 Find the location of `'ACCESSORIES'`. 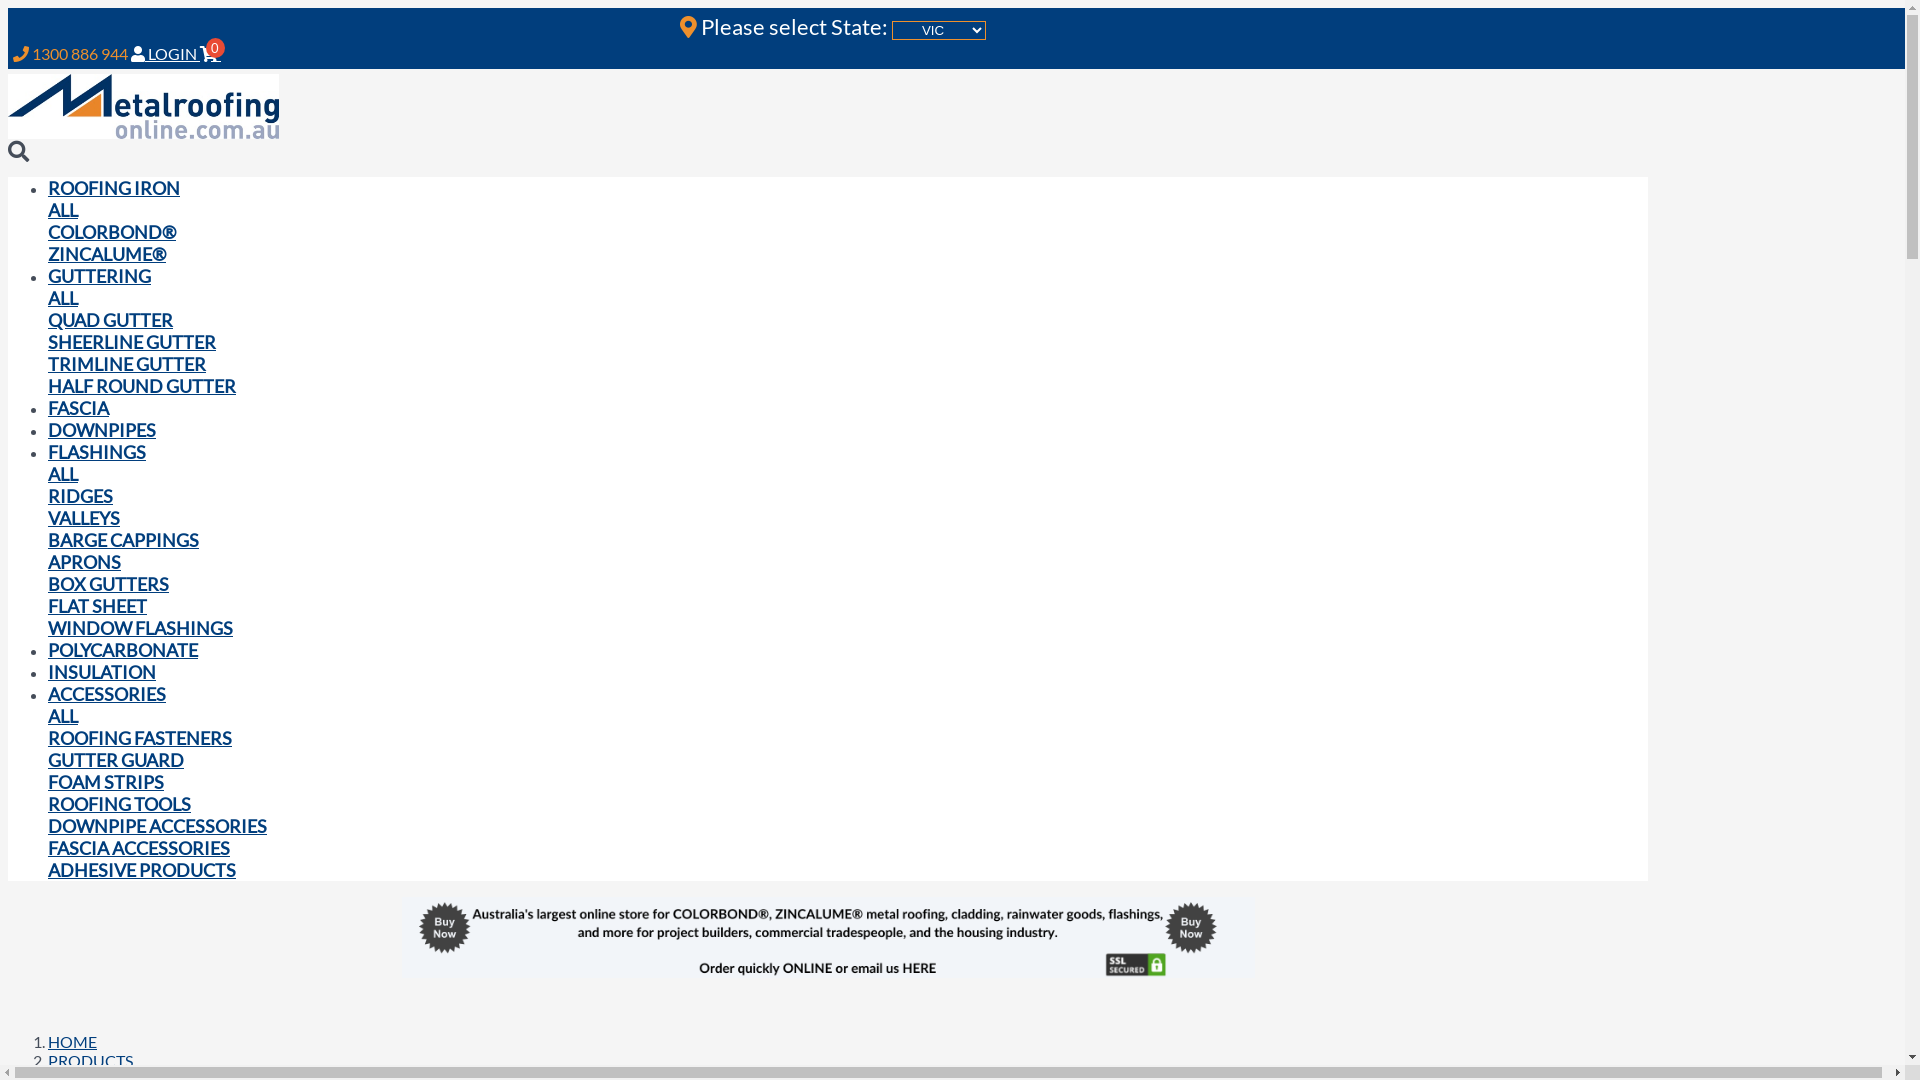

'ACCESSORIES' is located at coordinates (105, 693).